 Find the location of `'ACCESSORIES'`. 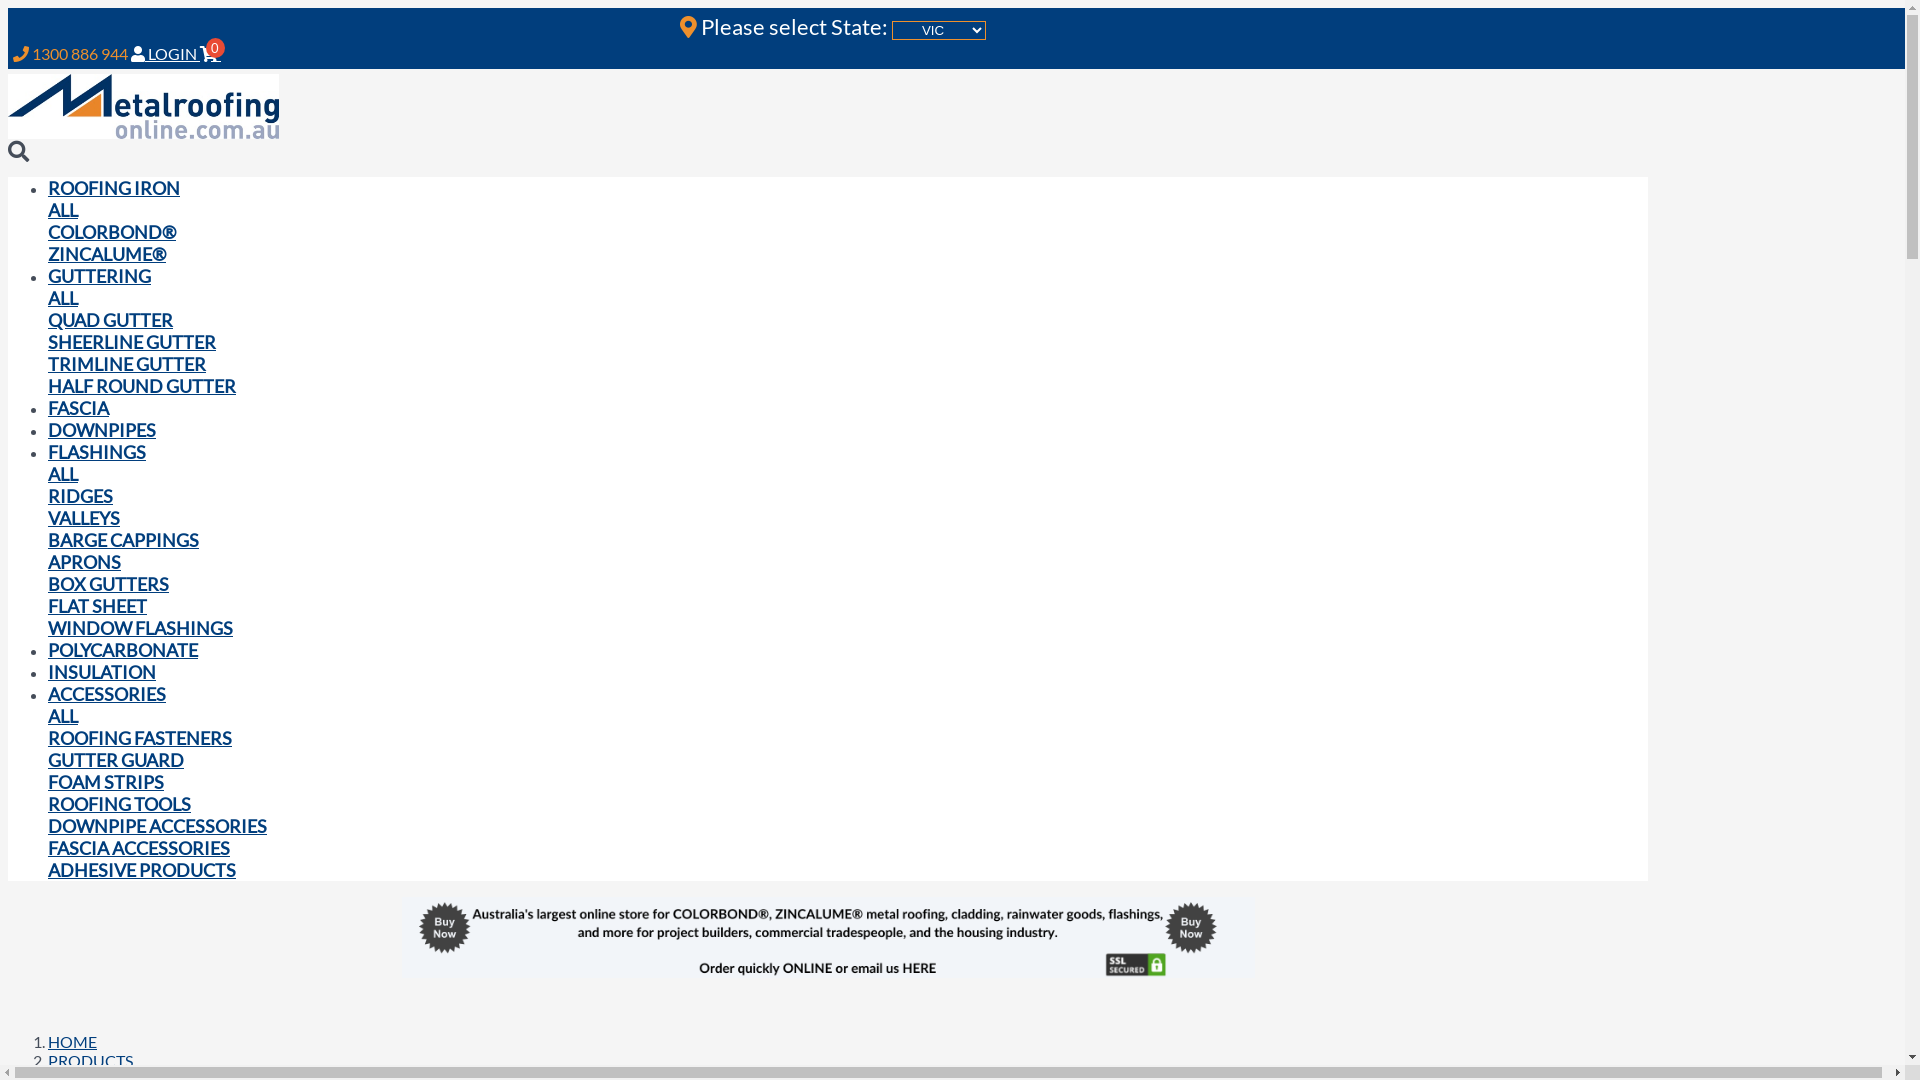

'ACCESSORIES' is located at coordinates (105, 693).